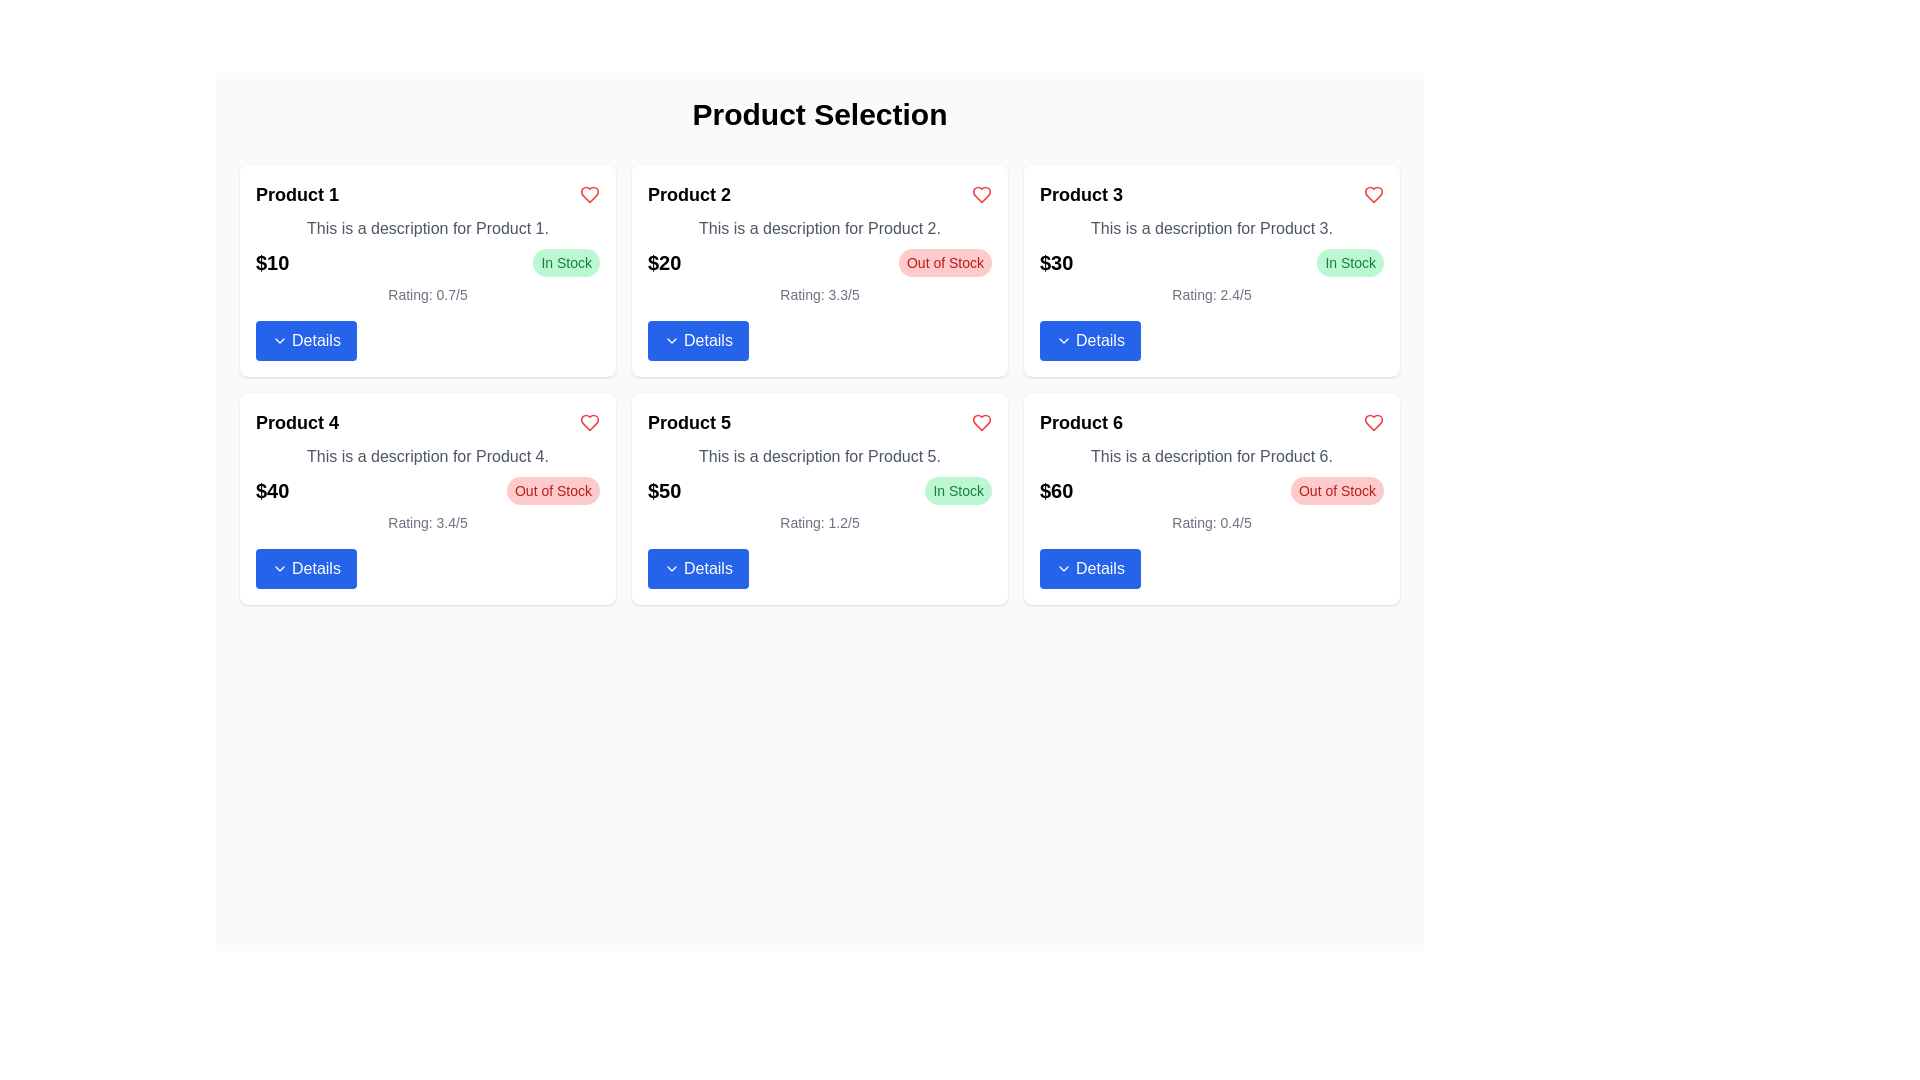  What do you see at coordinates (278, 339) in the screenshot?
I see `the 'Details' button by clicking on the Chevron Down icon, which is part of the button that contains the text 'Details'` at bounding box center [278, 339].